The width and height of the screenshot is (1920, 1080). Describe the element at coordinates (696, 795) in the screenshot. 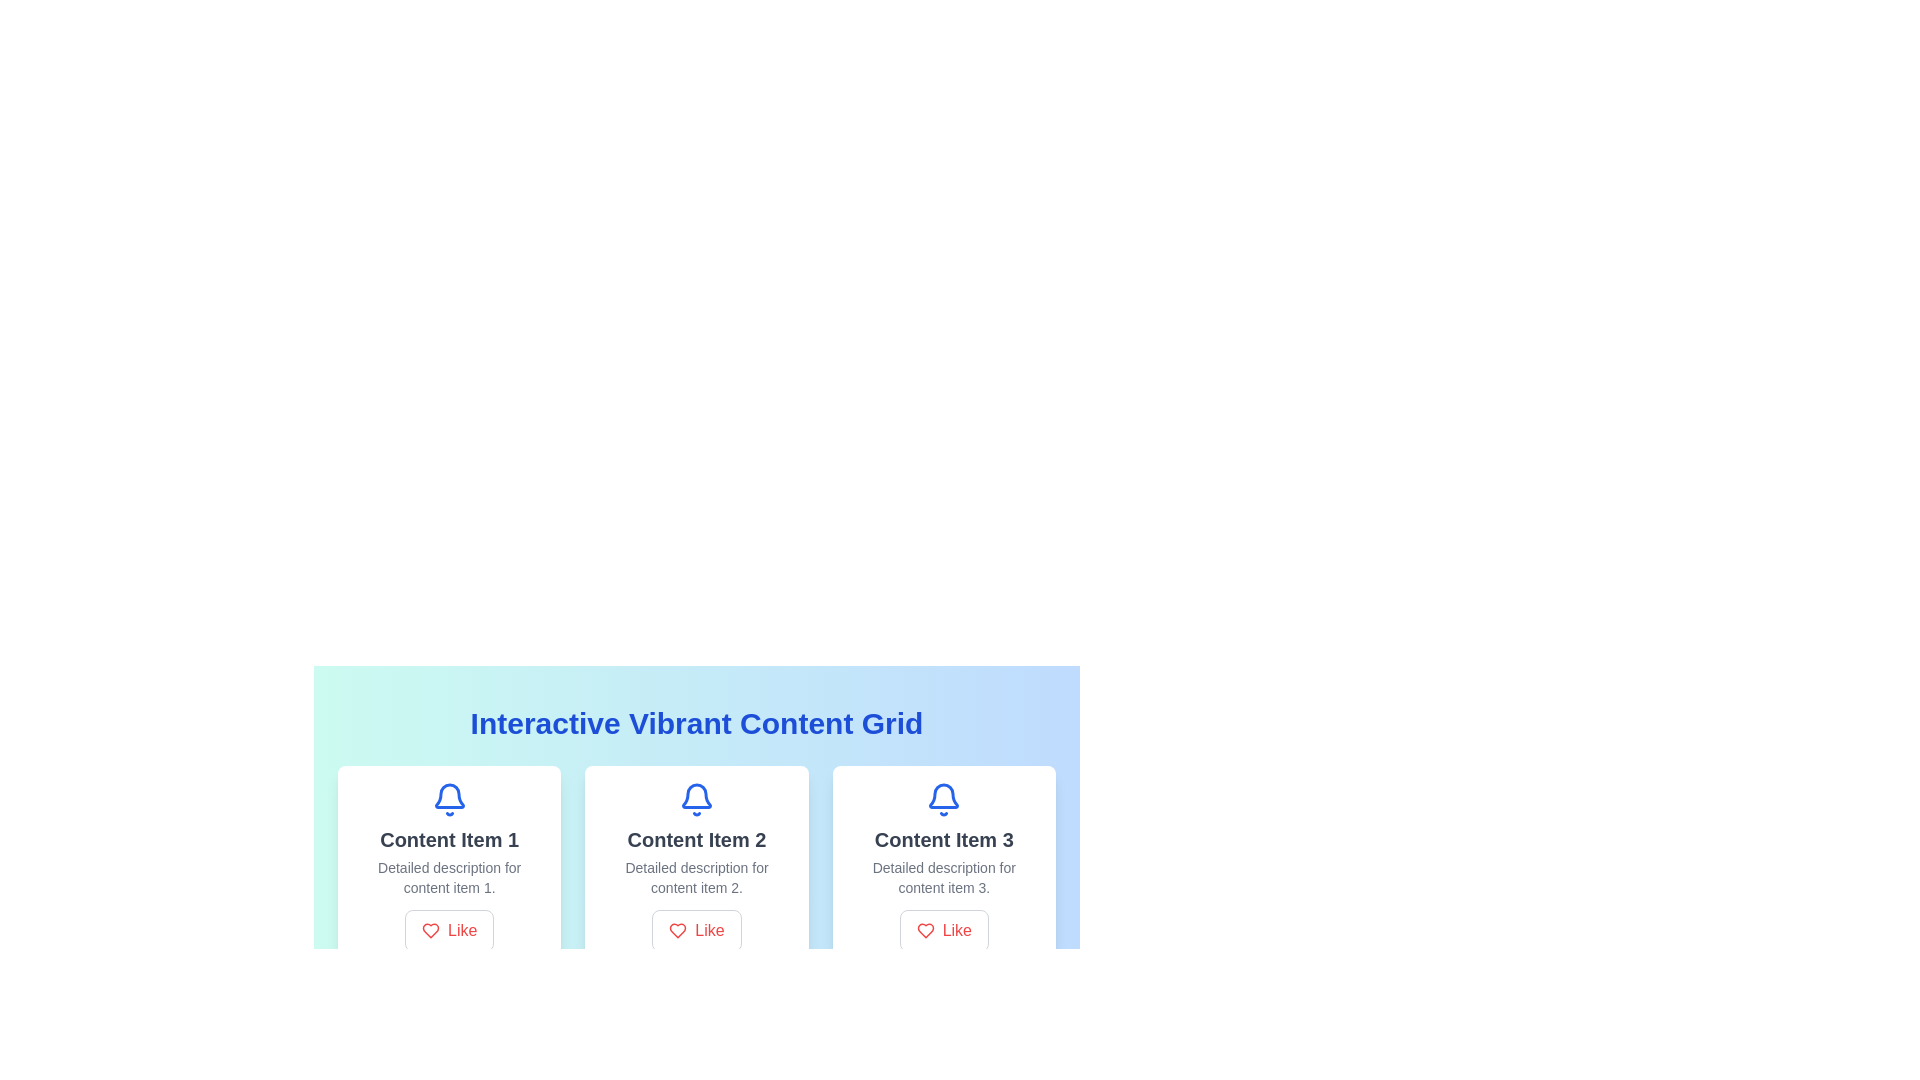

I see `the bell-shaped notification icon, which is bright blue and located at the top of the second content card titled 'Content Item 2.'` at that location.